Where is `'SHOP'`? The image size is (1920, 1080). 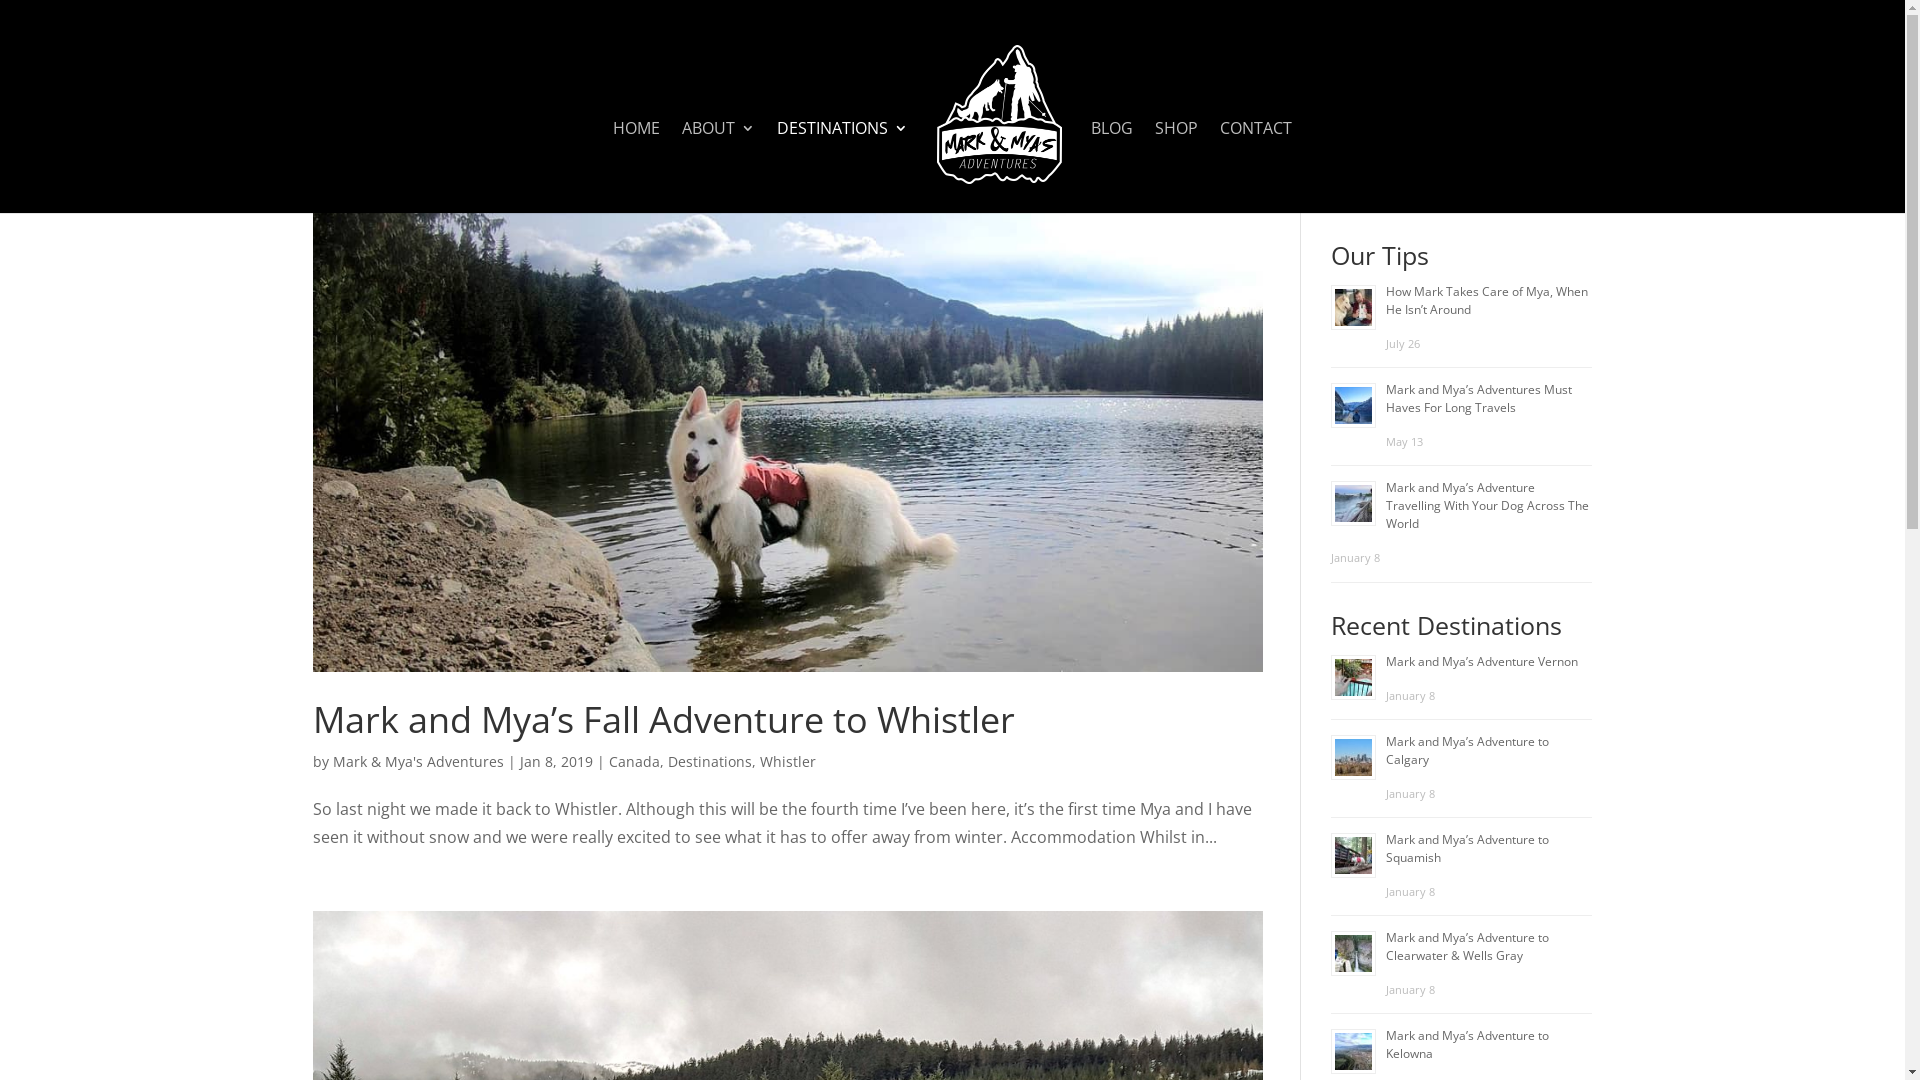
'SHOP' is located at coordinates (1155, 165).